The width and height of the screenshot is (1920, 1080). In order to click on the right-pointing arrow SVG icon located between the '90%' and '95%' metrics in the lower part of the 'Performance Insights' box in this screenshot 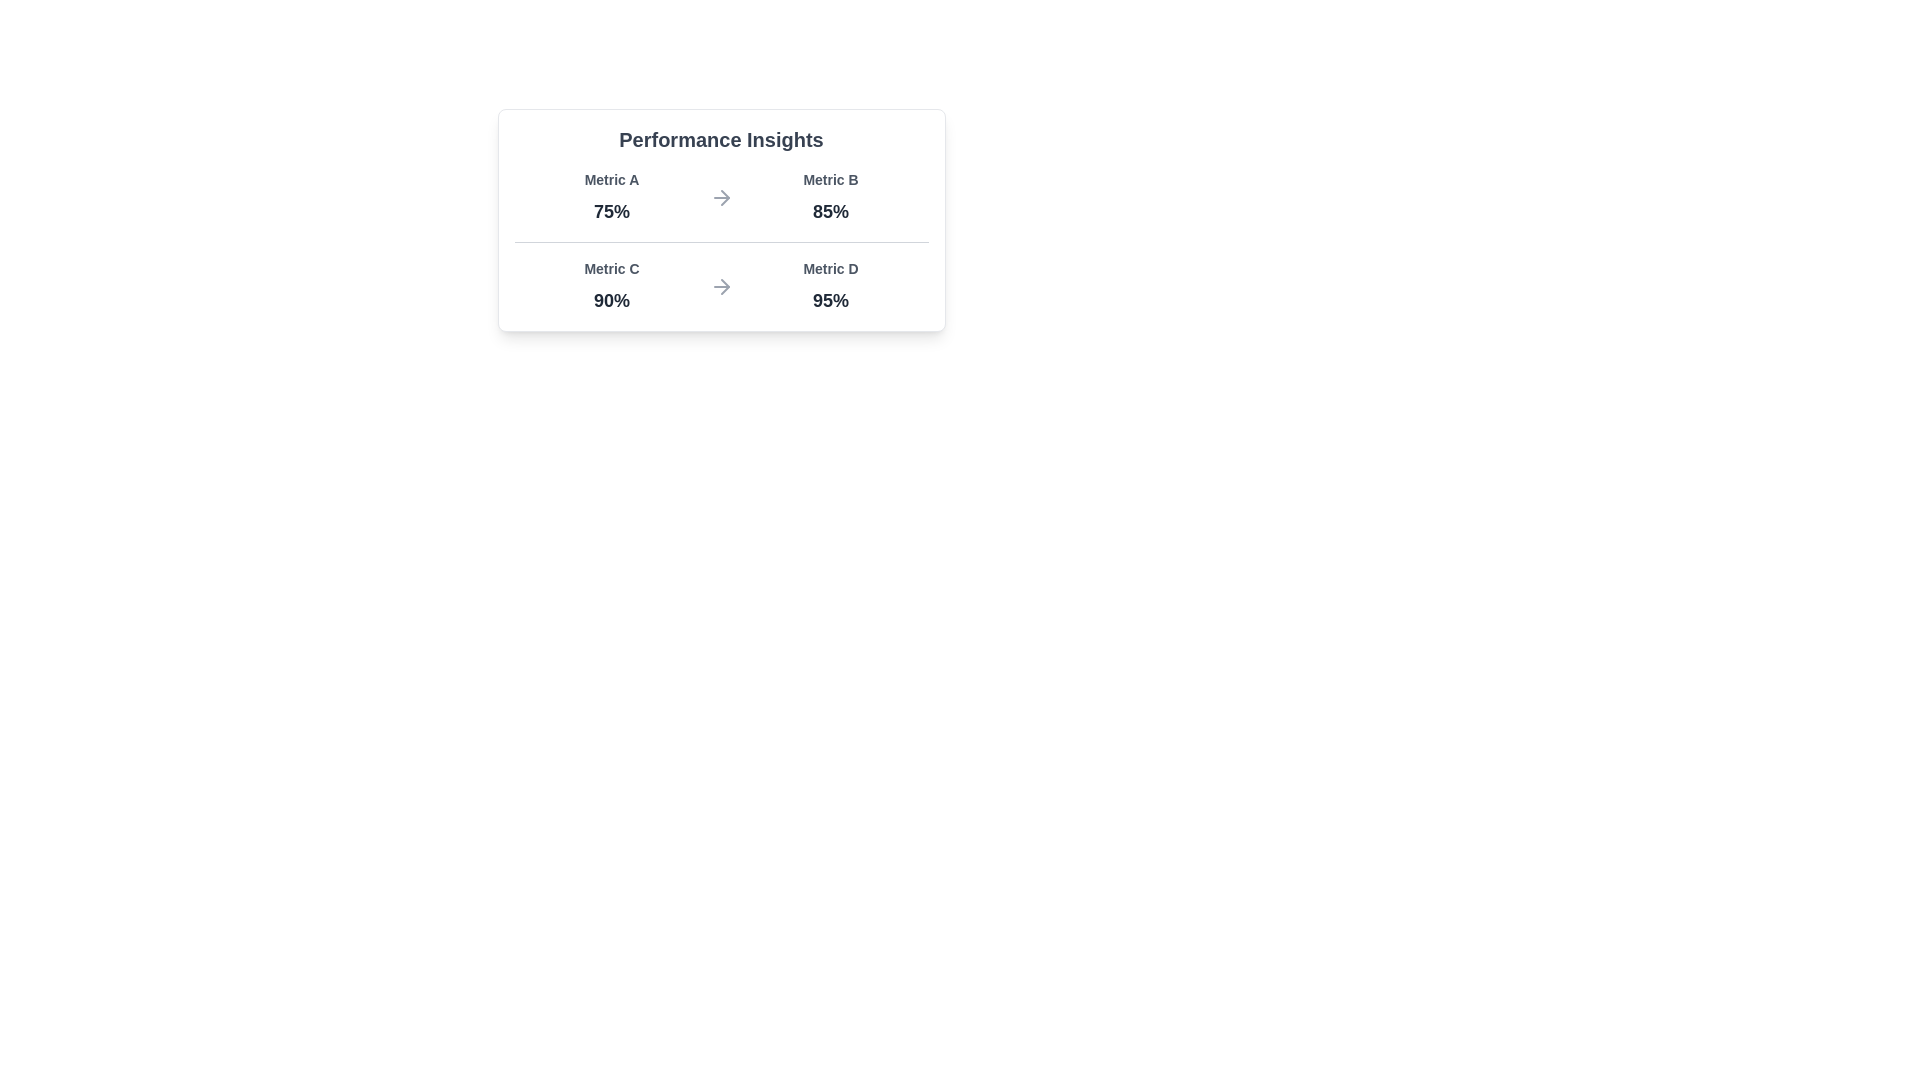, I will do `click(720, 286)`.